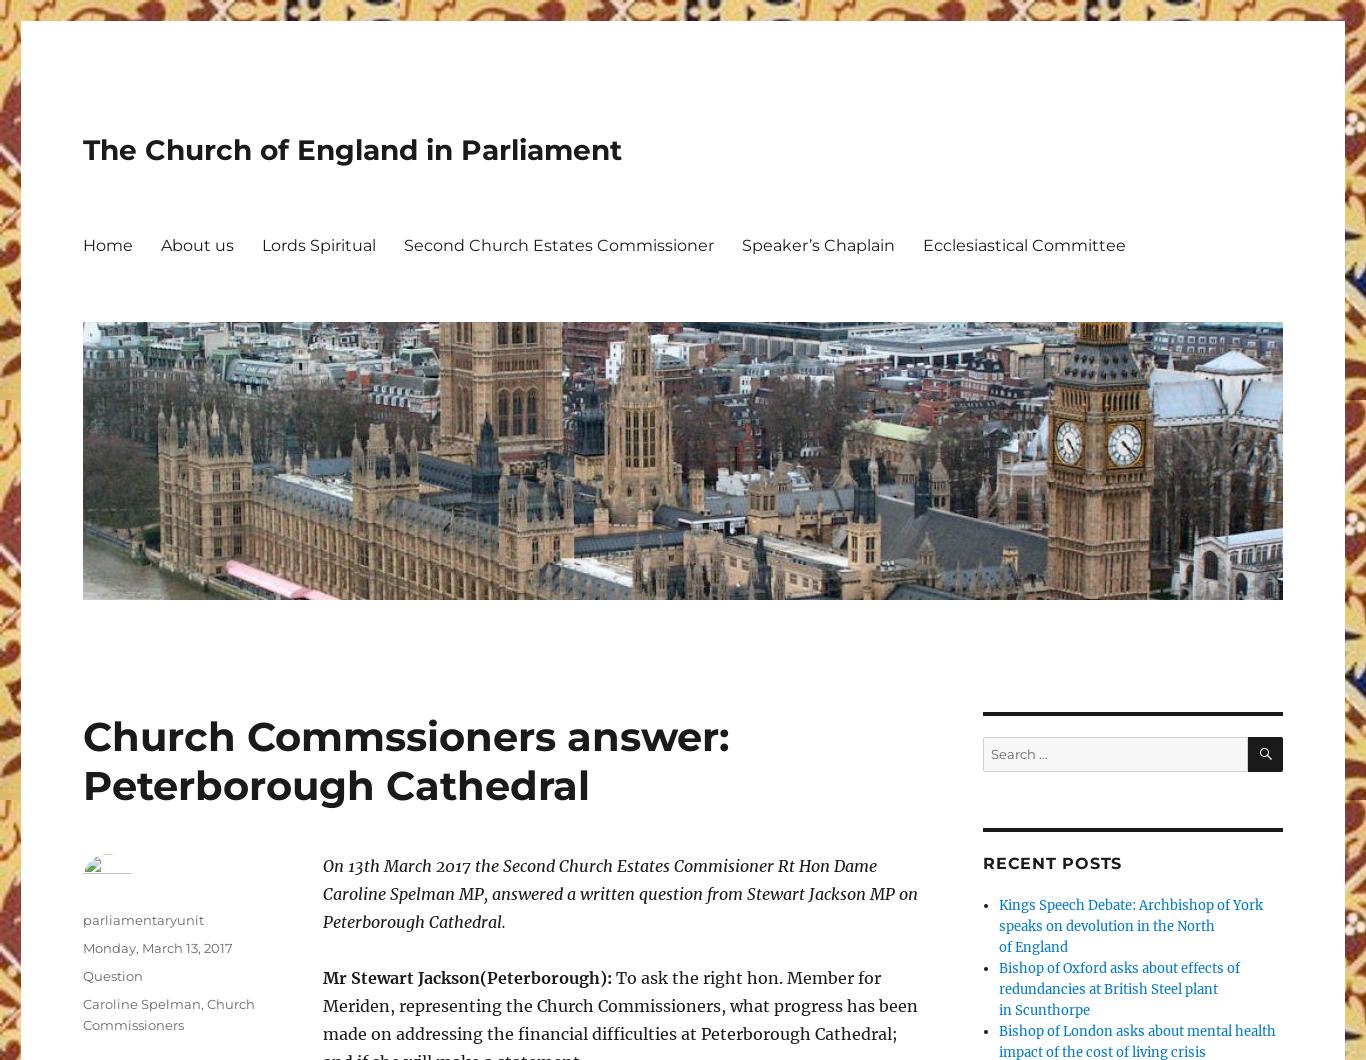 This screenshot has width=1366, height=1060. I want to click on 'Church Commissioners', so click(167, 1013).